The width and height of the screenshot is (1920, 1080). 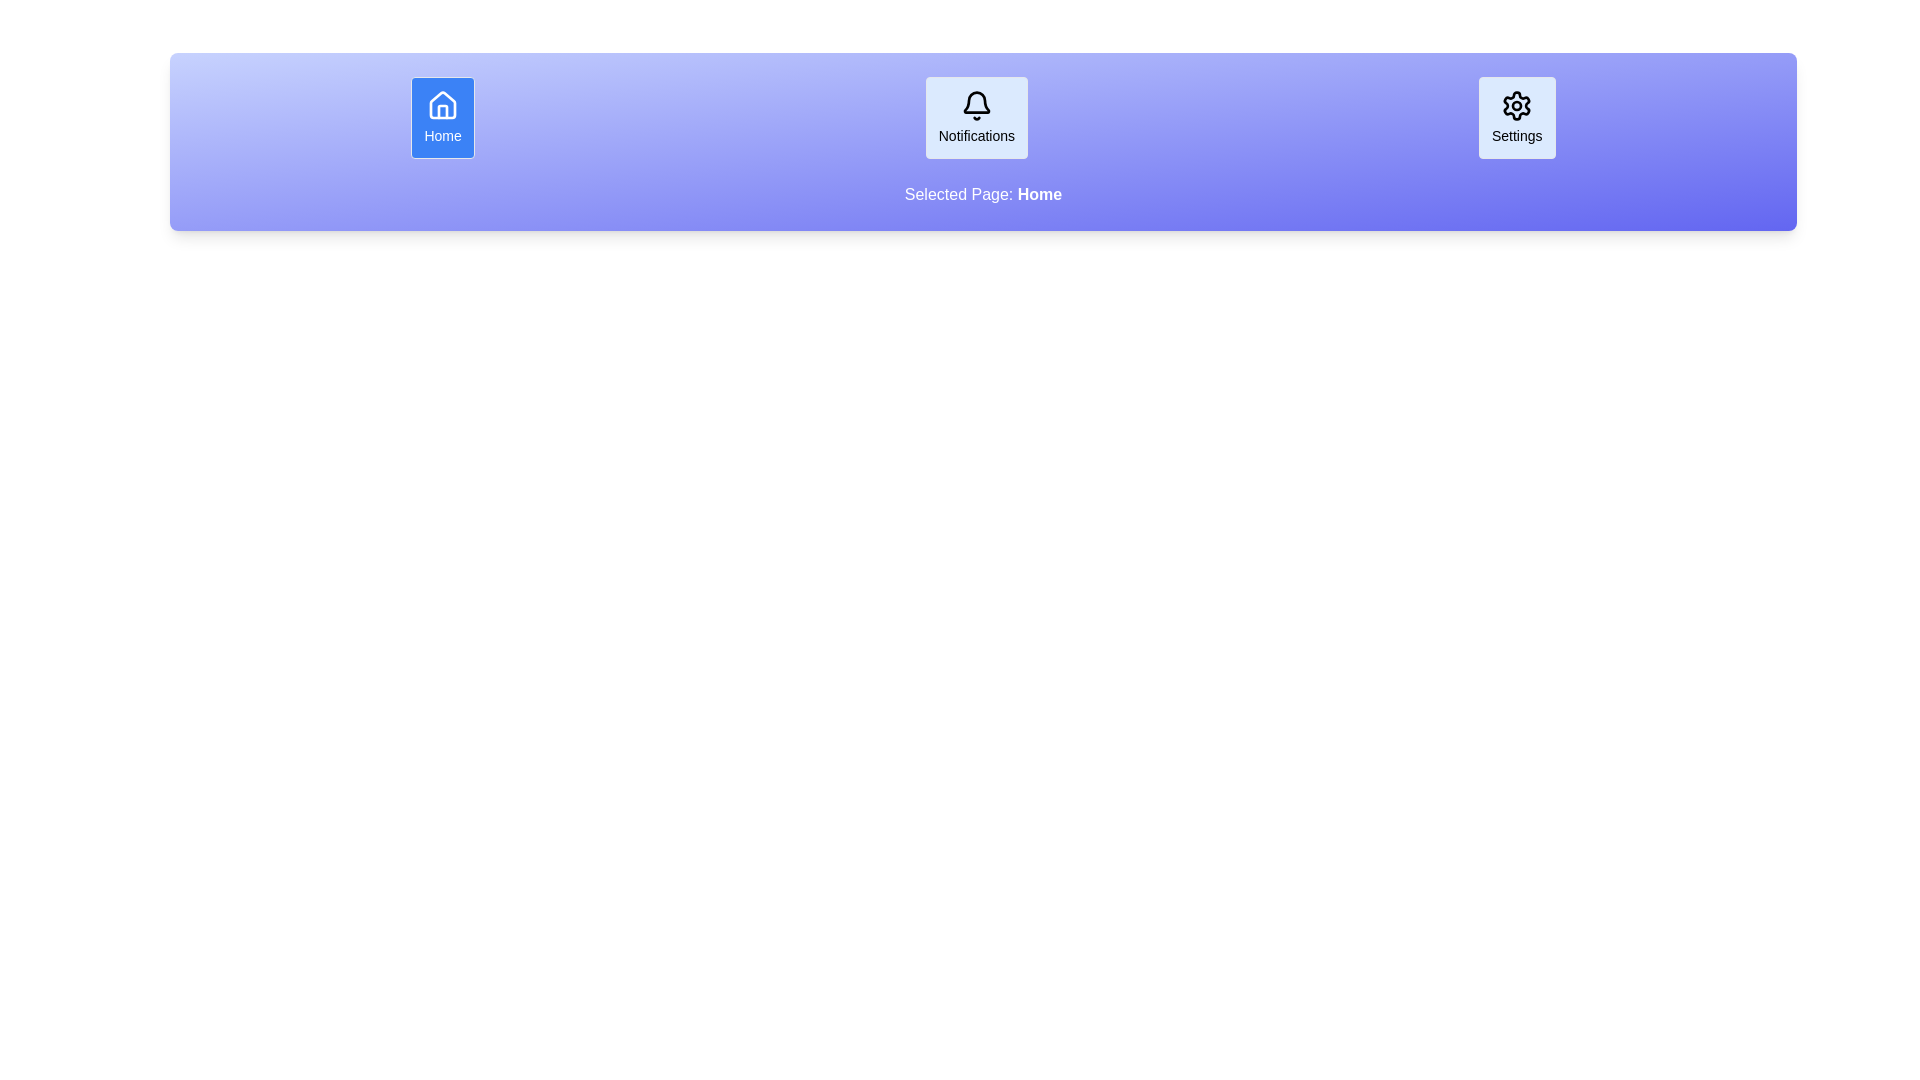 What do you see at coordinates (1516, 118) in the screenshot?
I see `the Settings button to observe its hover effect` at bounding box center [1516, 118].